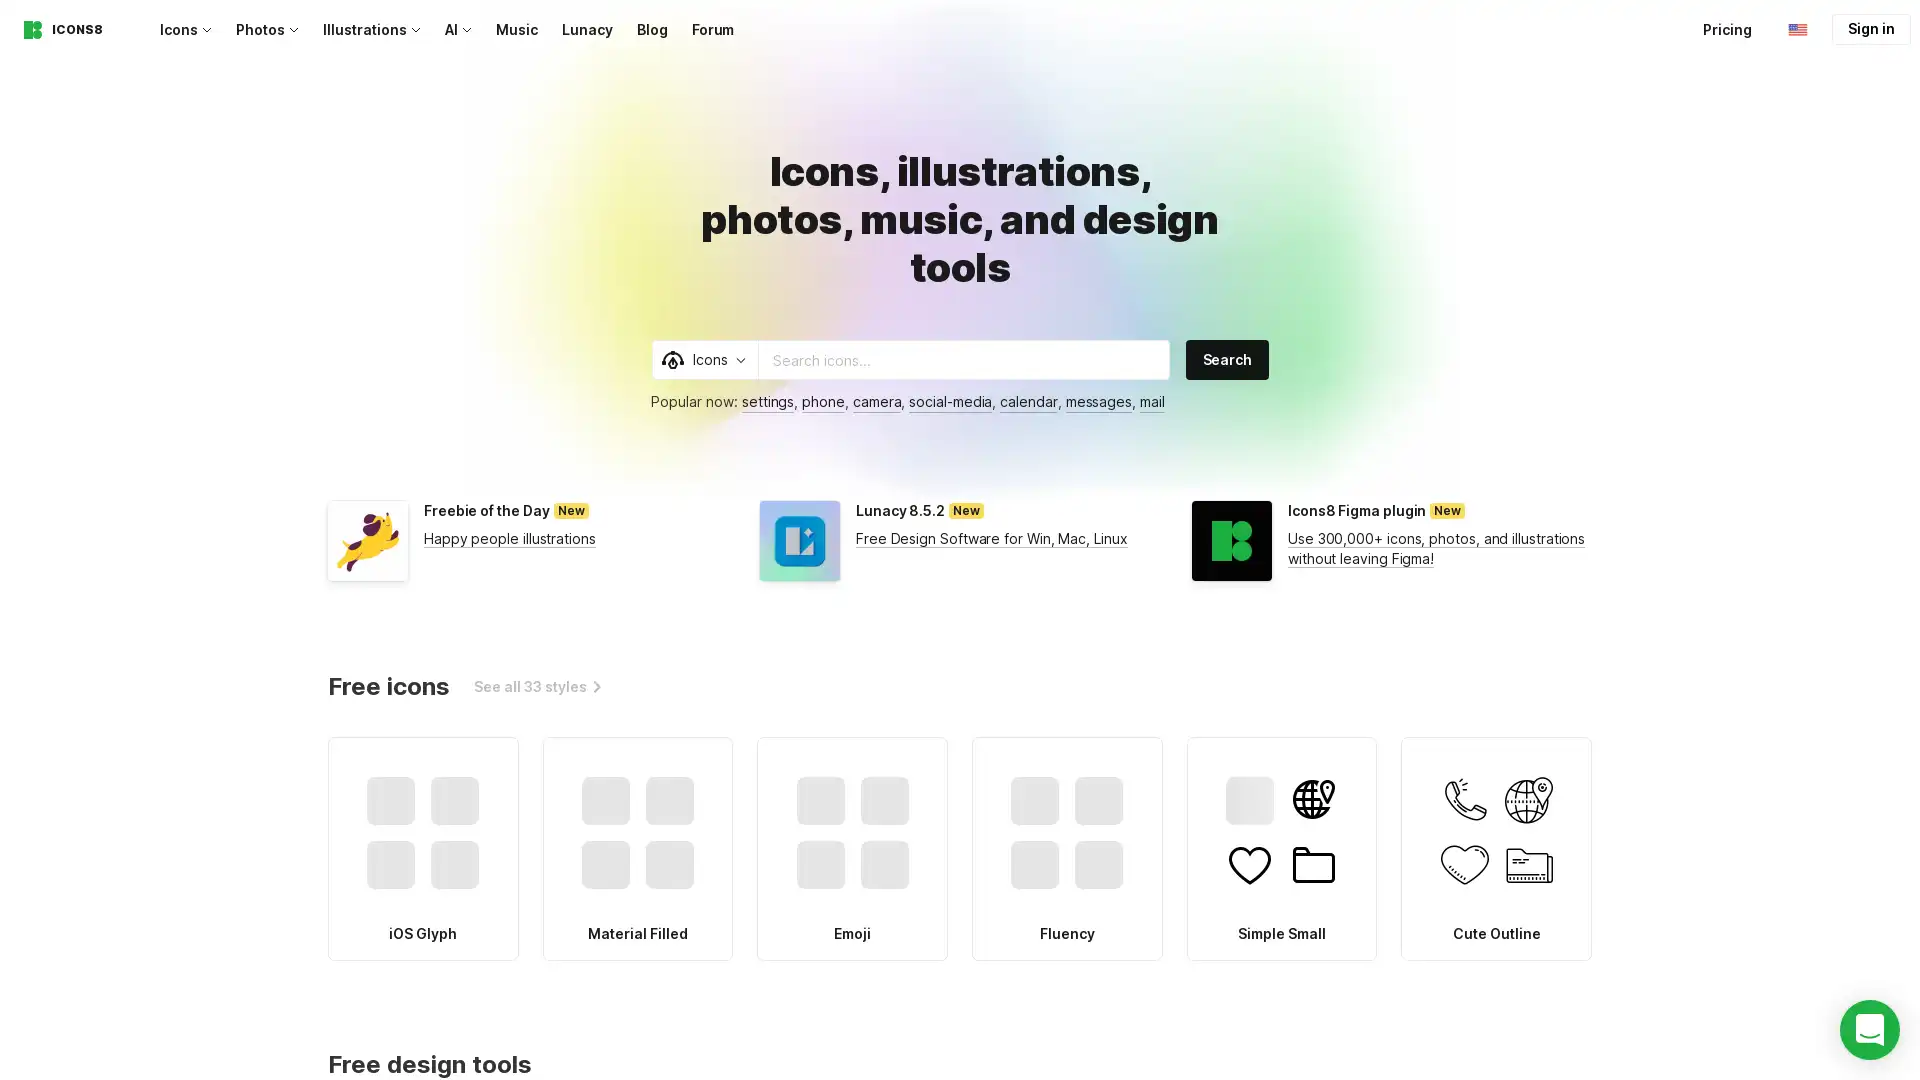 The height and width of the screenshot is (1080, 1920). Describe the element at coordinates (1869, 1029) in the screenshot. I see `Open chat with support` at that location.